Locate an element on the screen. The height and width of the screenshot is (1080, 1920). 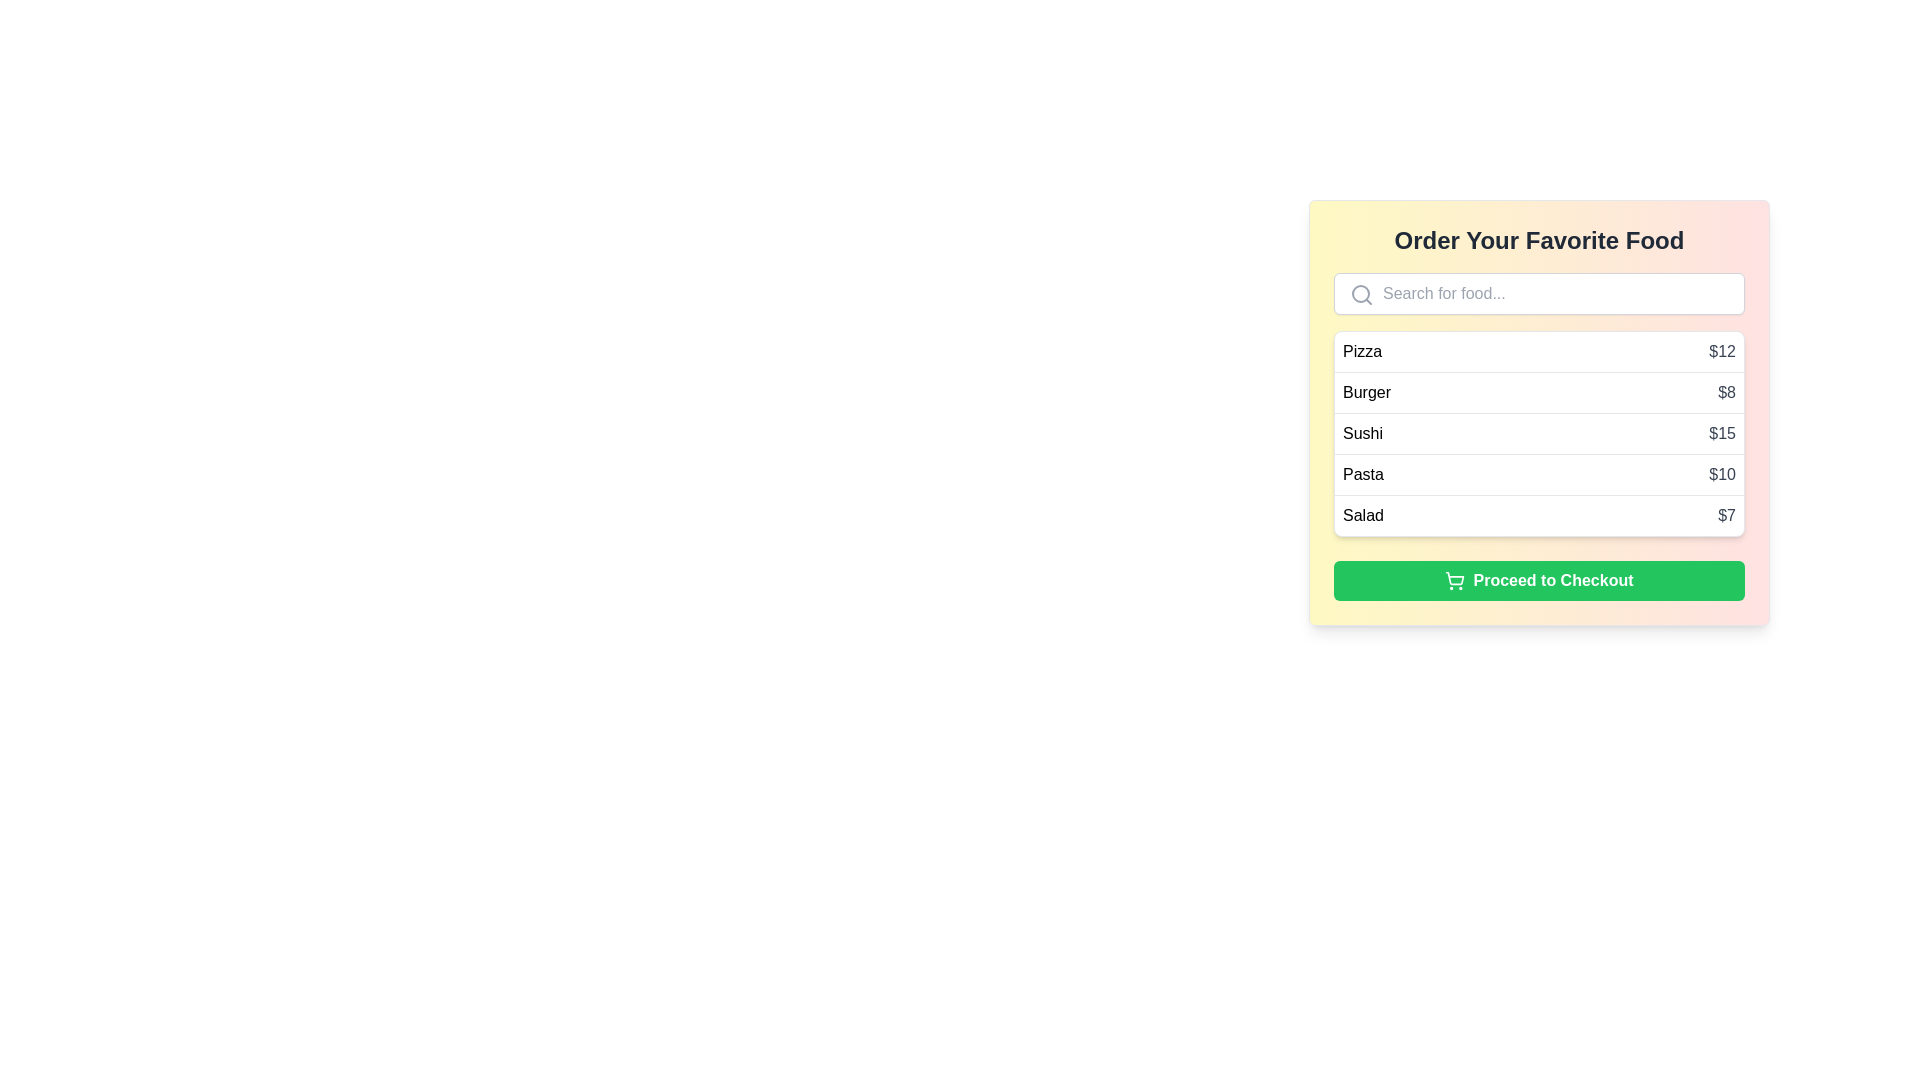
the 'Pasta' list item is located at coordinates (1538, 474).